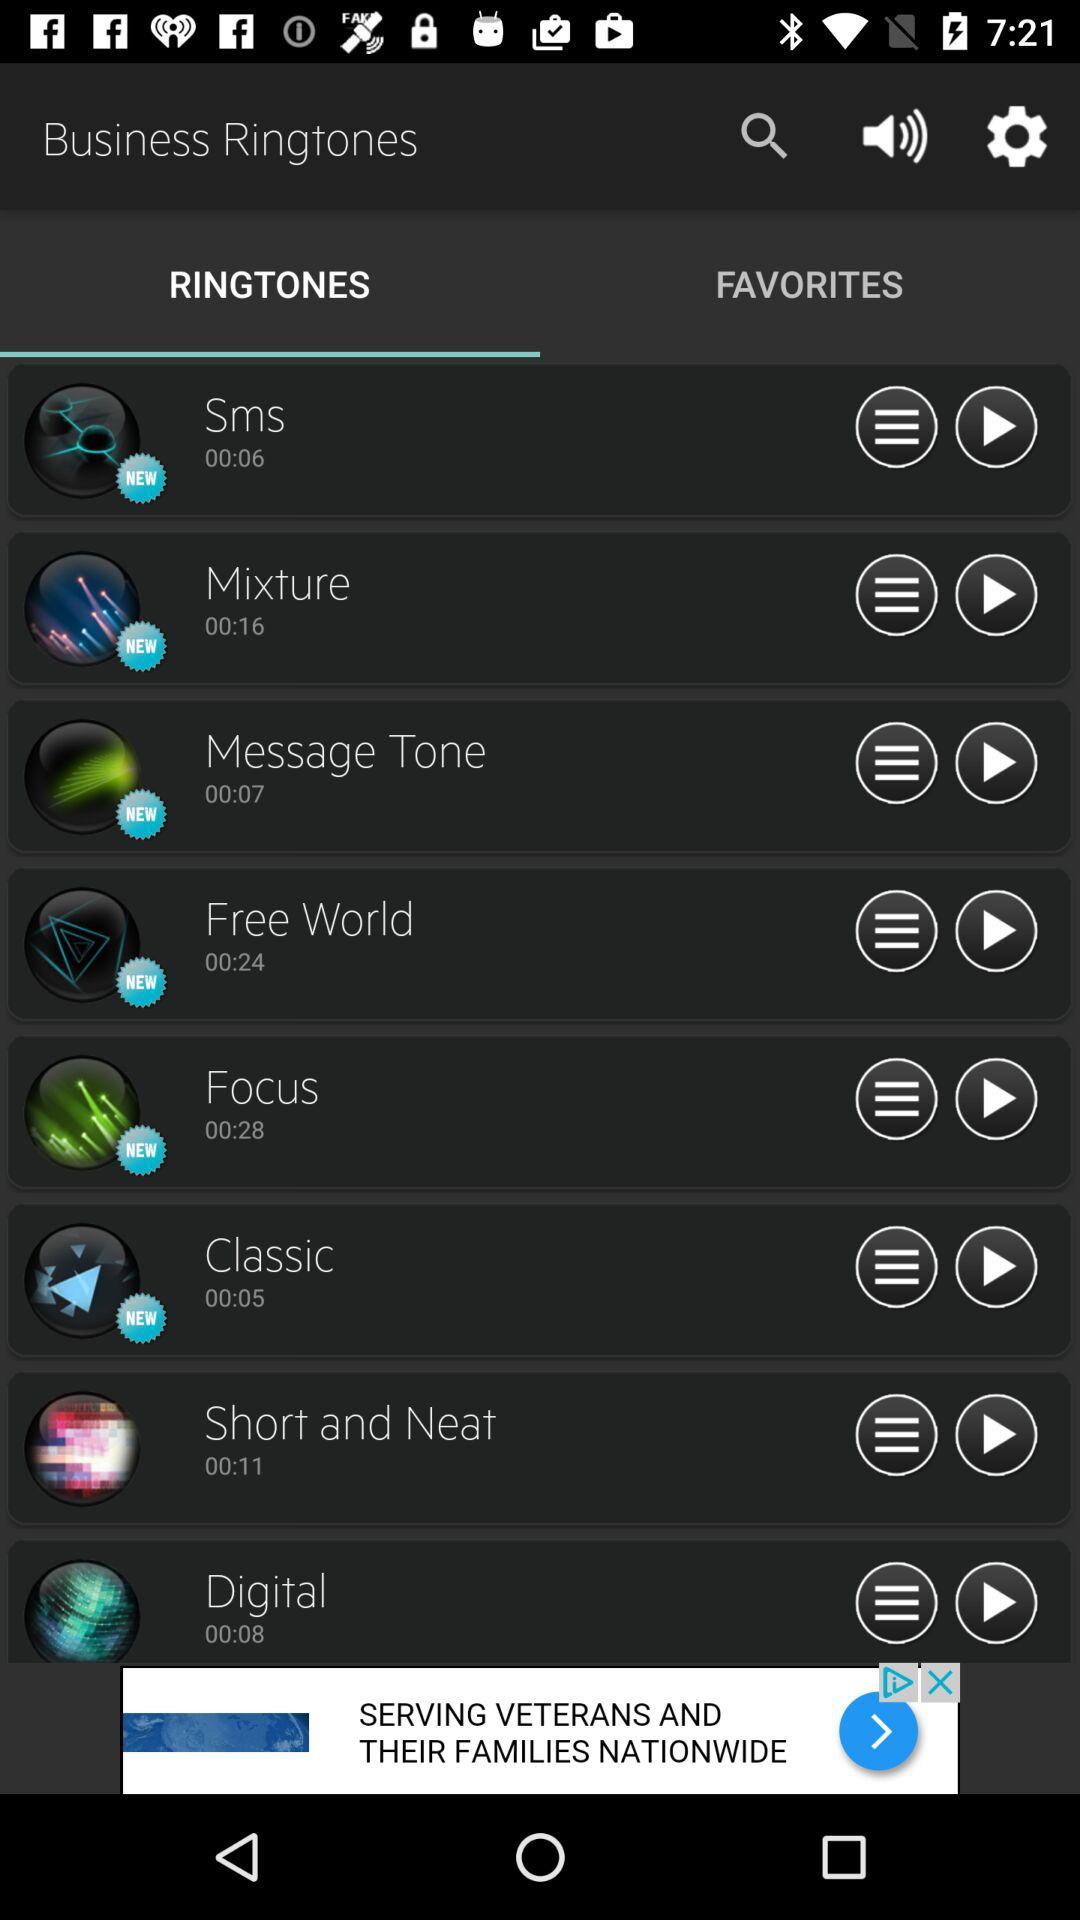 The image size is (1080, 1920). I want to click on play, so click(995, 1435).